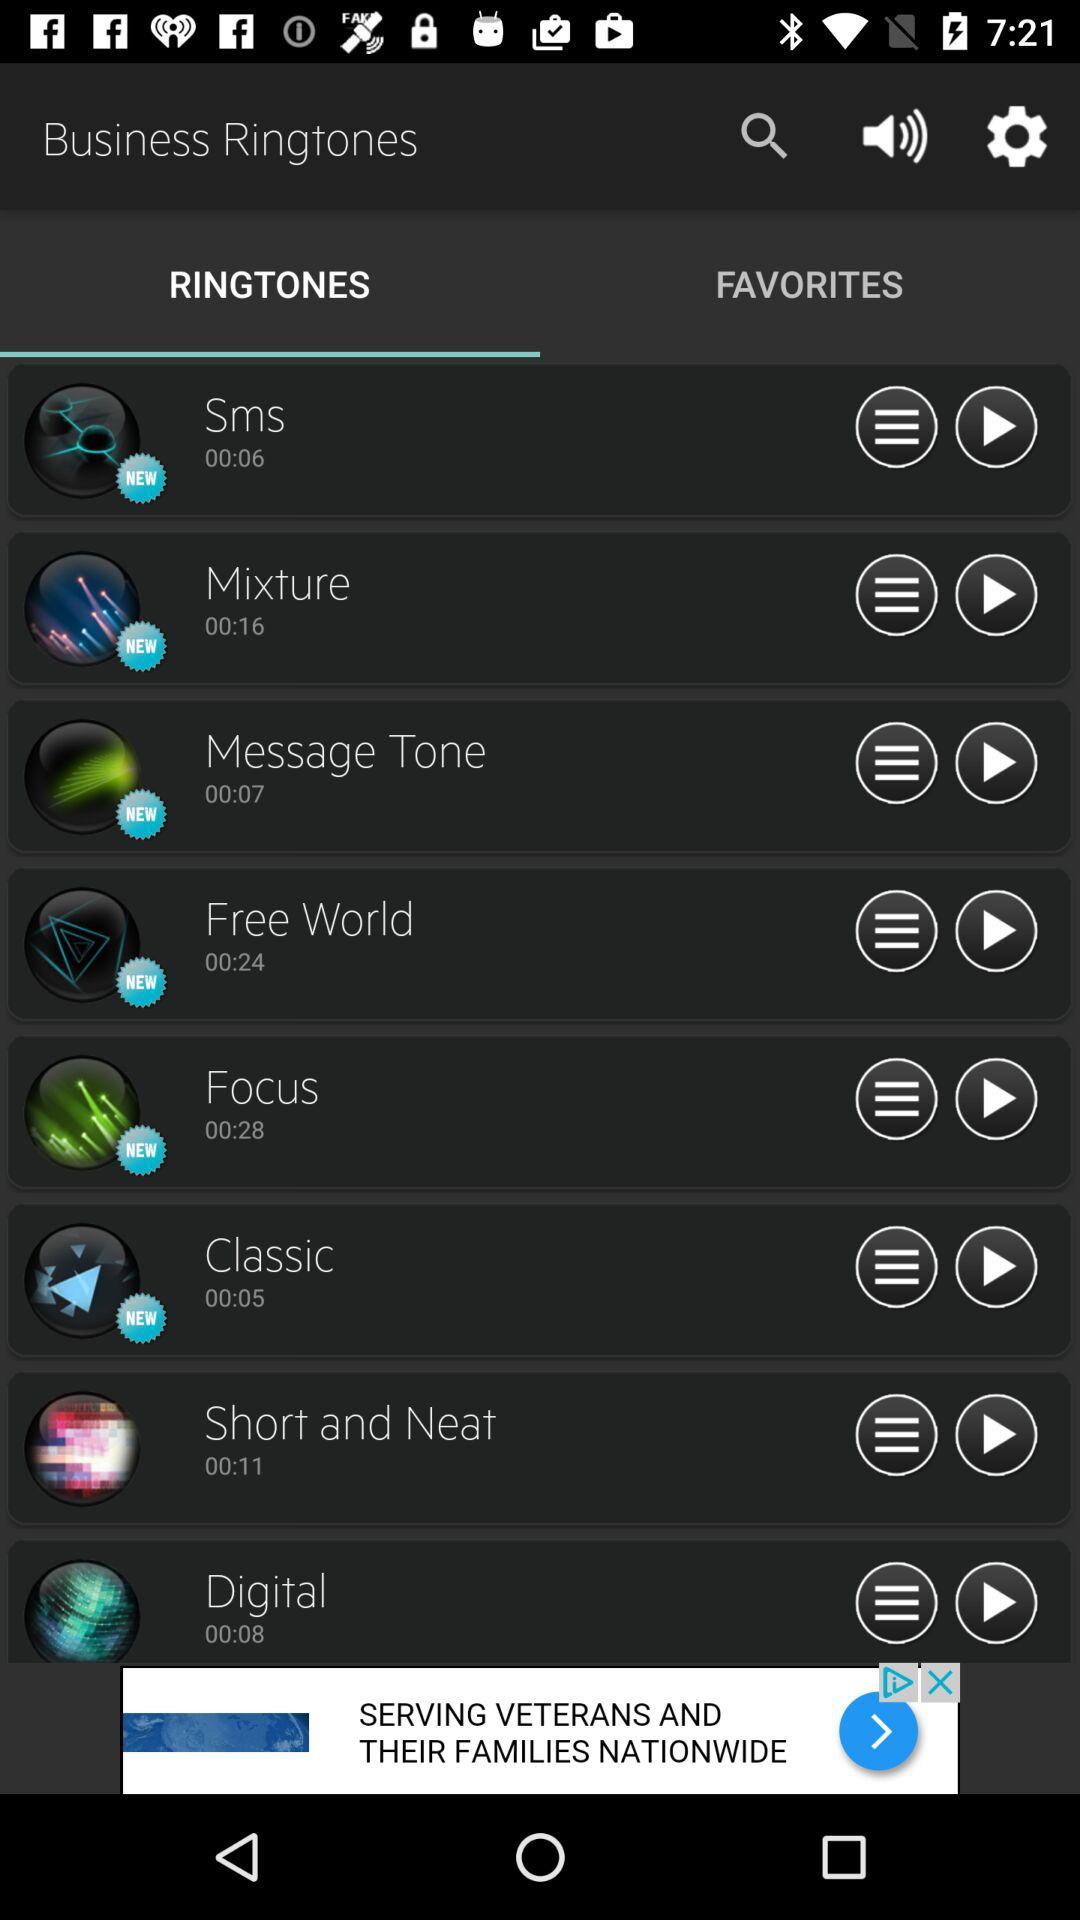 The image size is (1080, 1920). I want to click on play, so click(995, 1435).